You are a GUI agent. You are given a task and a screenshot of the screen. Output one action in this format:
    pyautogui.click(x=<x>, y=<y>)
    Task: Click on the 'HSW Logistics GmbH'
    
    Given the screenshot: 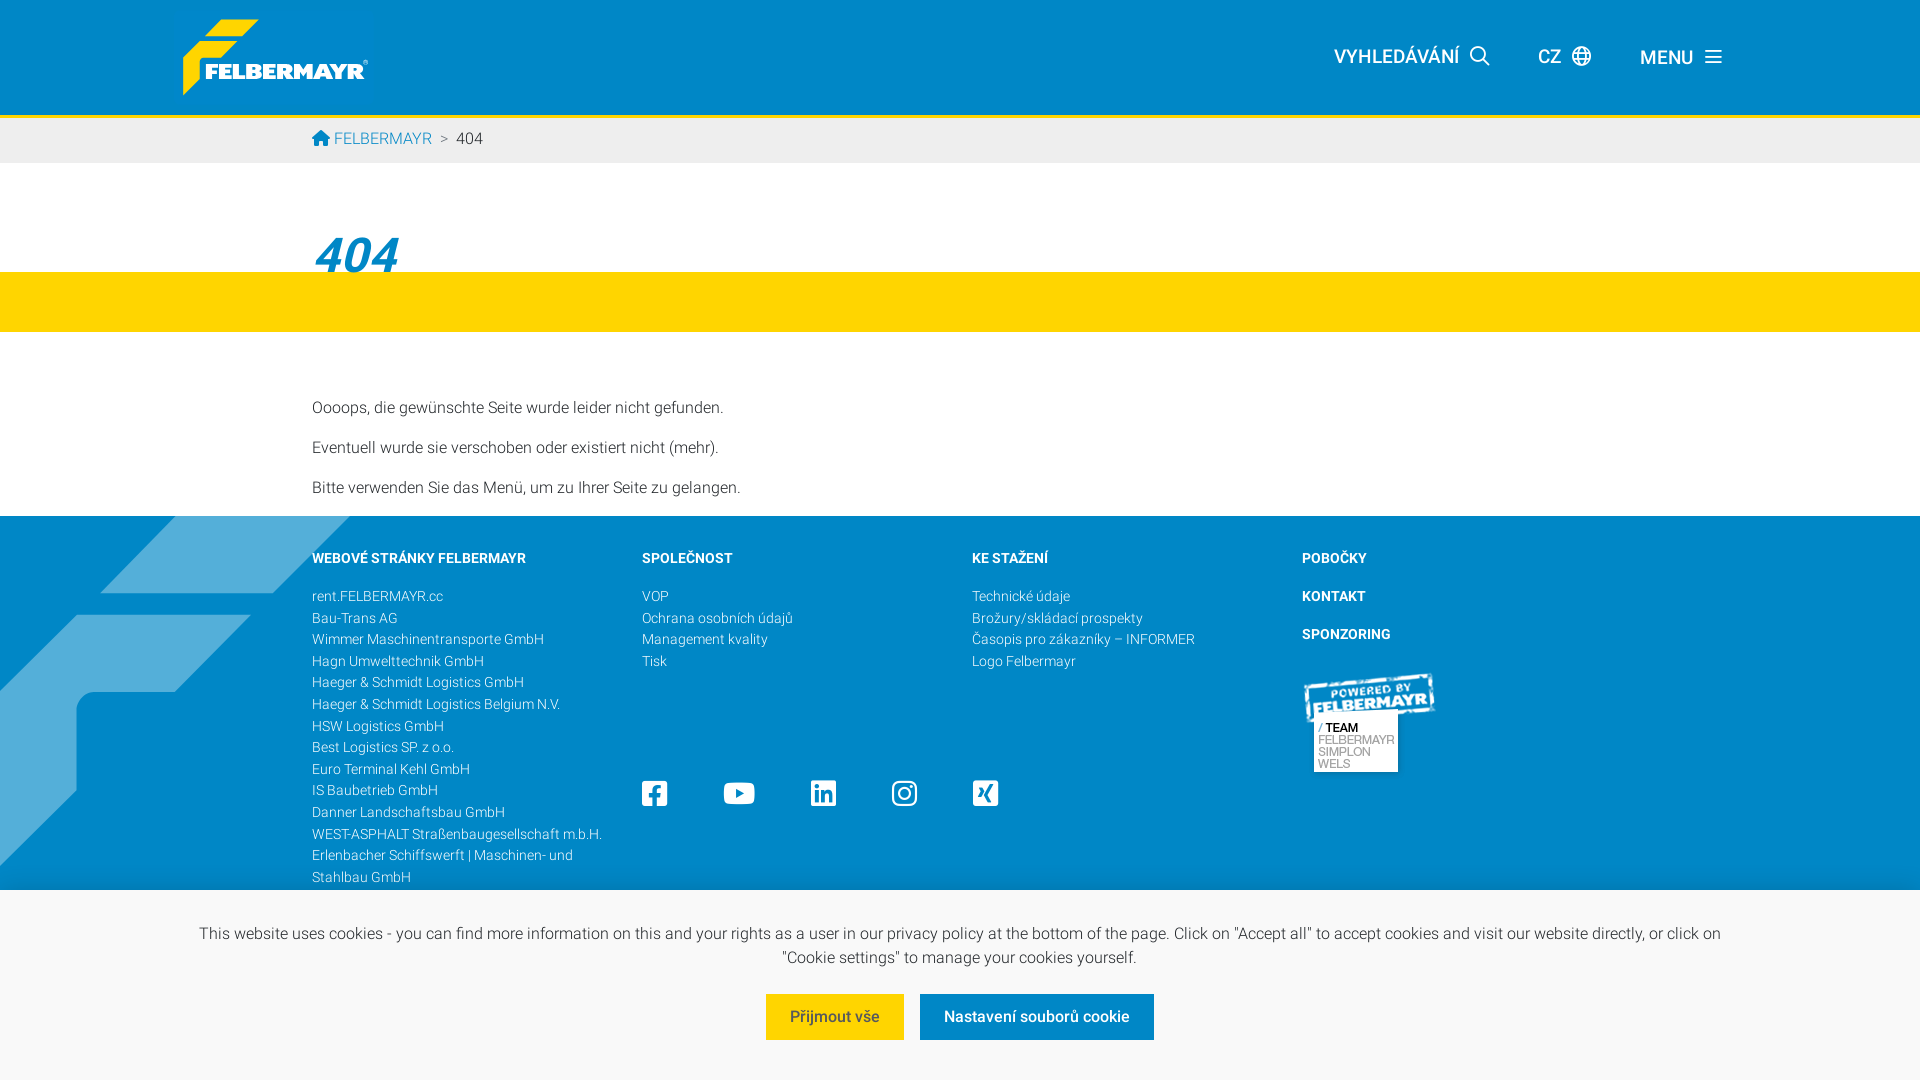 What is the action you would take?
    pyautogui.click(x=378, y=726)
    